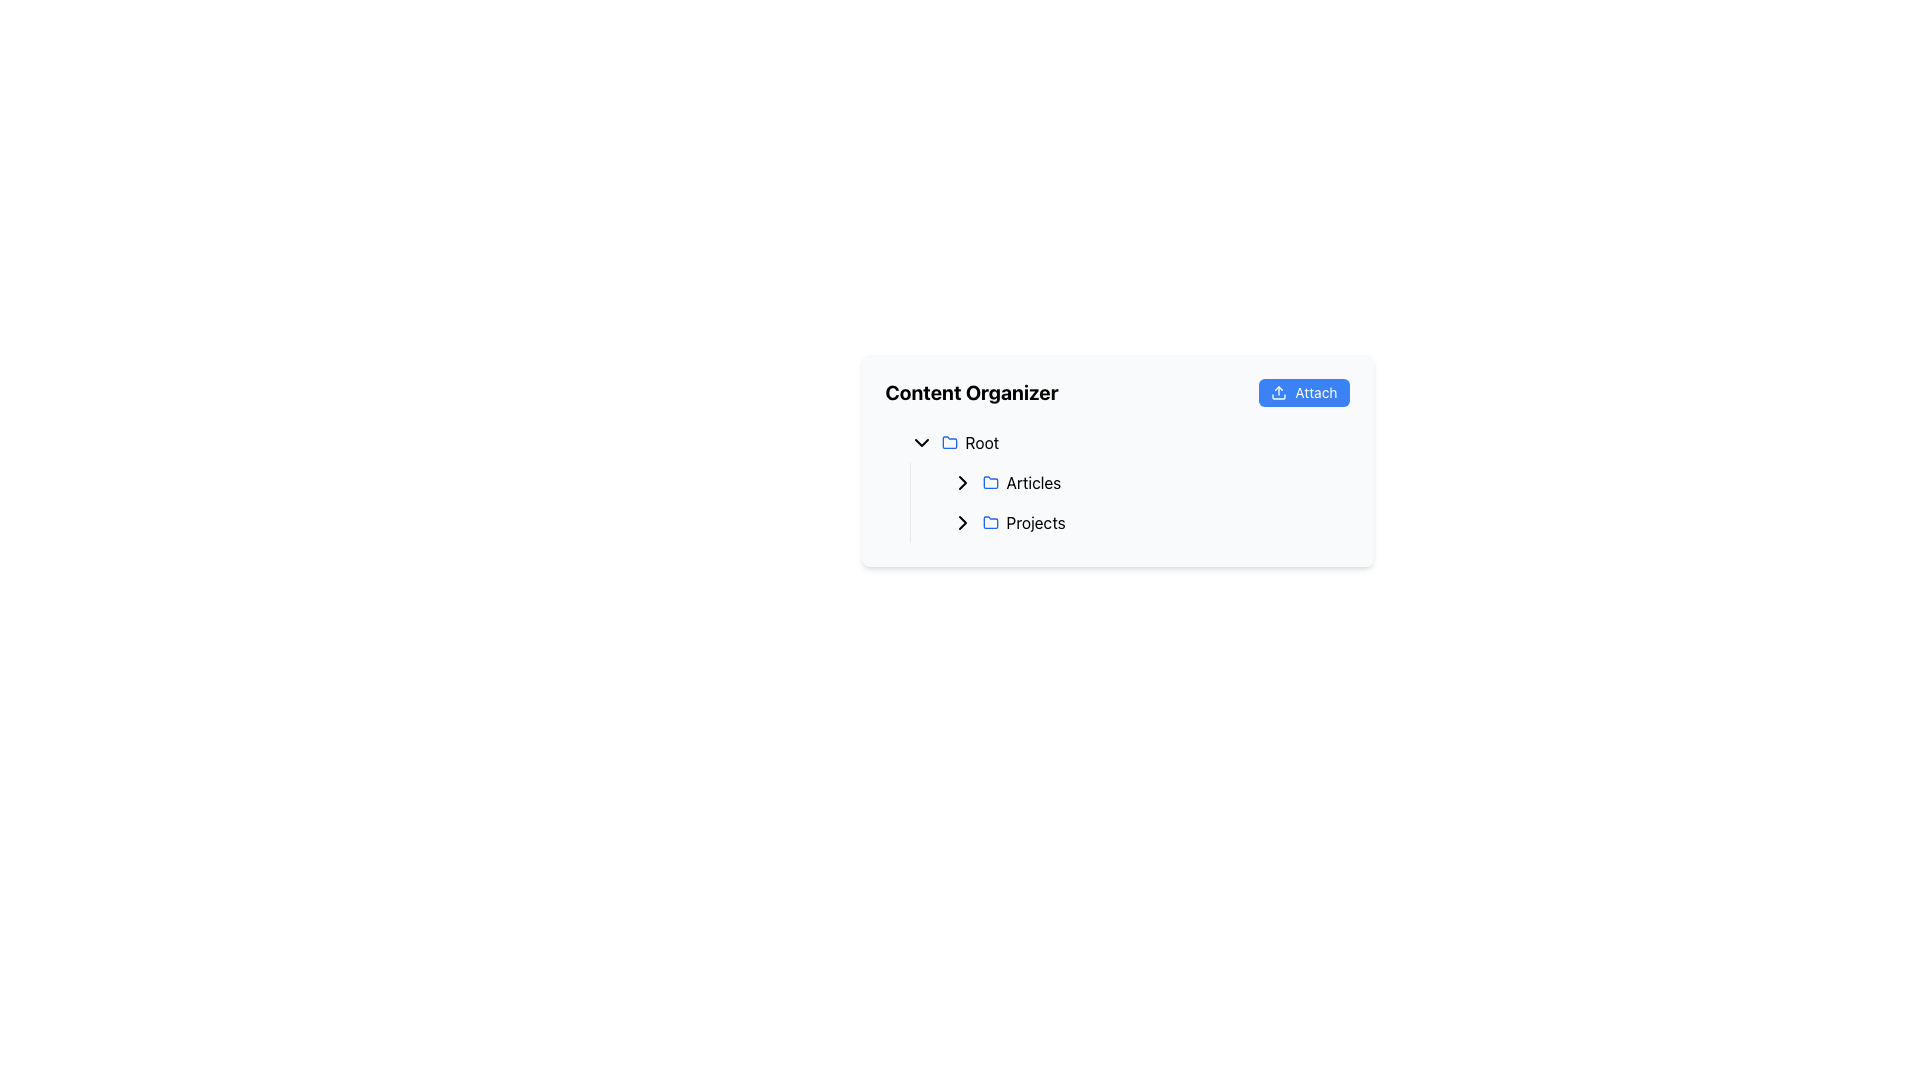 The width and height of the screenshot is (1920, 1080). I want to click on the text label 'Root' in the hierarchical list, so click(982, 442).